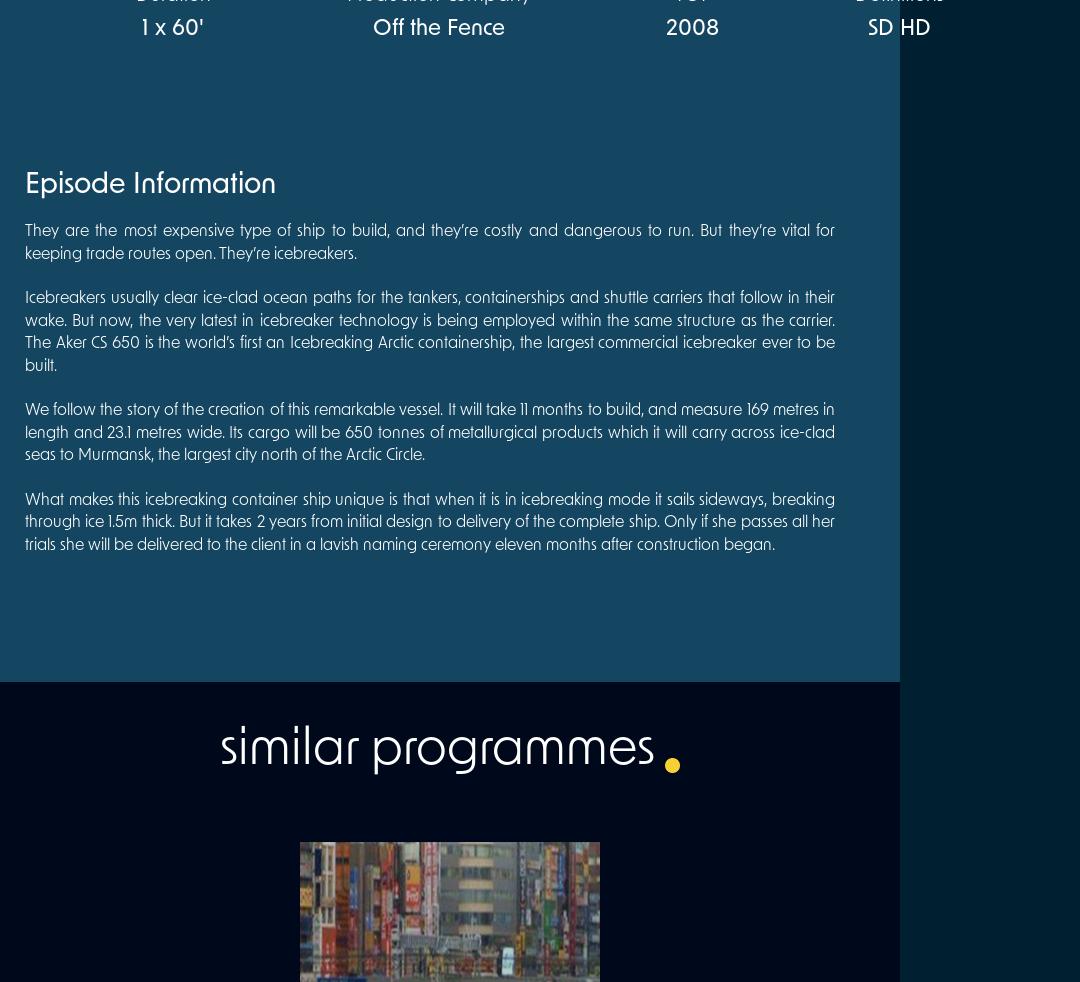 This screenshot has height=982, width=1080. I want to click on 'What makes this icebreaking container ship unique is that when it is in icebreaking mode it sails sideways, breaking through ice 1.5m thick. But it takes 2 years from initial design to delivery of the complete ship. Only if she passes all her trials she will be delivered to the client in a lavish naming ceremony eleven months after construction began.', so click(428, 521).